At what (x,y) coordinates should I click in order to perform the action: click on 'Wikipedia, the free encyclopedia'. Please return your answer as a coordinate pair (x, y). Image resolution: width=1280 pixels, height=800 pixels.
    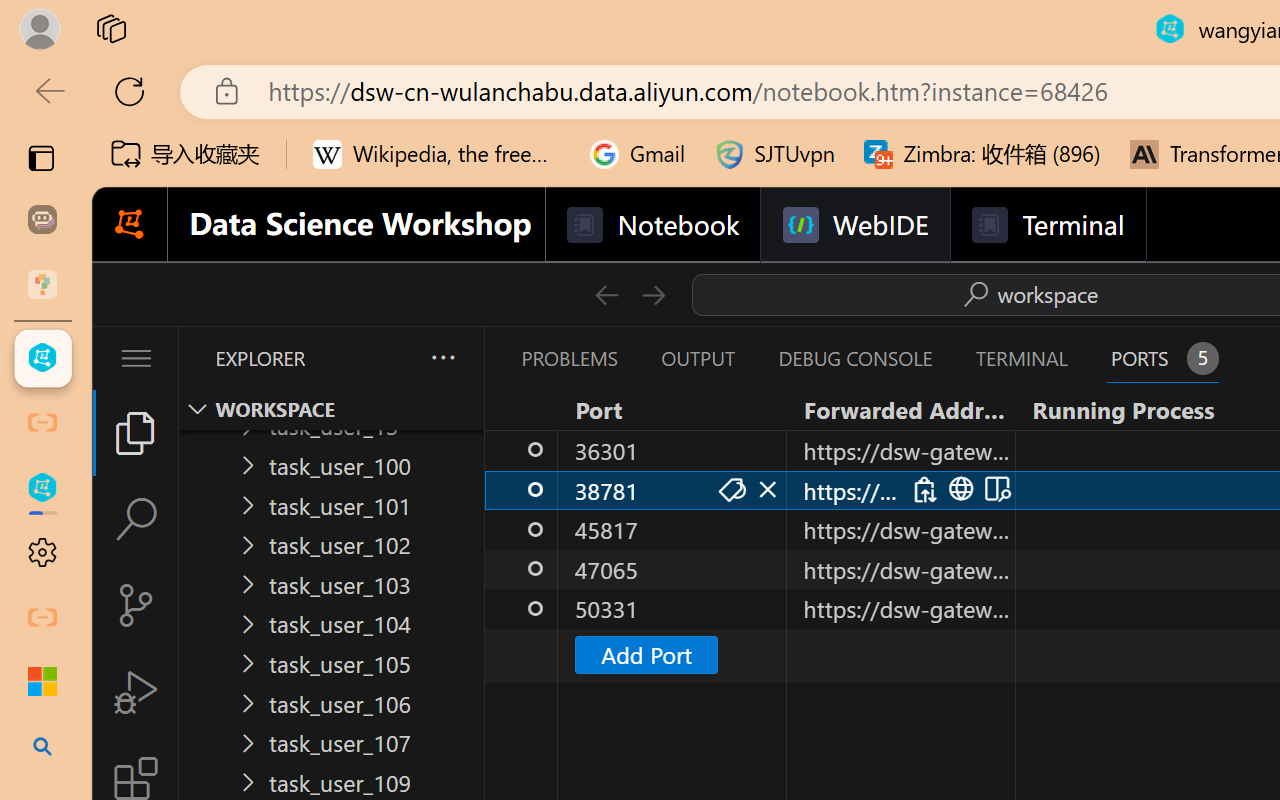
    Looking at the image, I should click on (436, 154).